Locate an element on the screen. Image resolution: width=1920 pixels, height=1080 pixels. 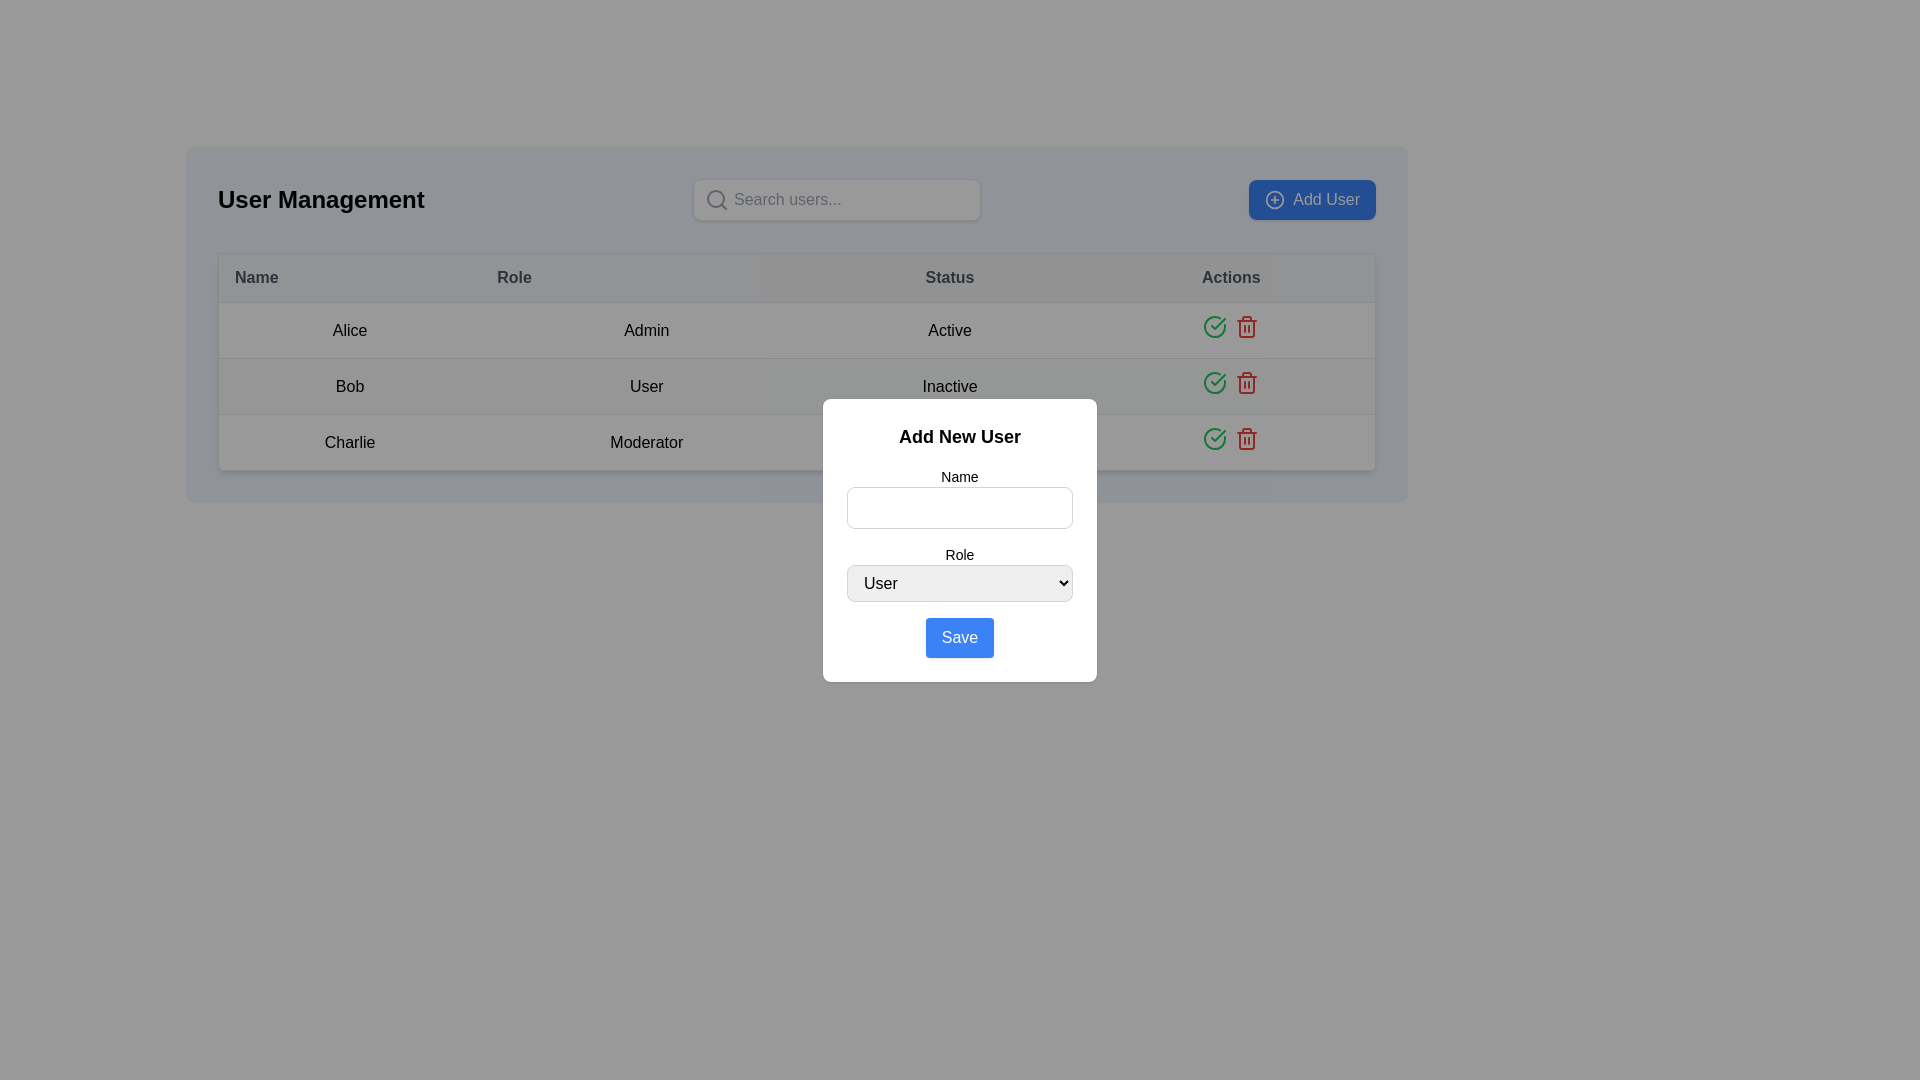
the small circular magnifying glass icon located to the left of the input field in the search bar interface to associate it with the adjacent text field is located at coordinates (716, 200).